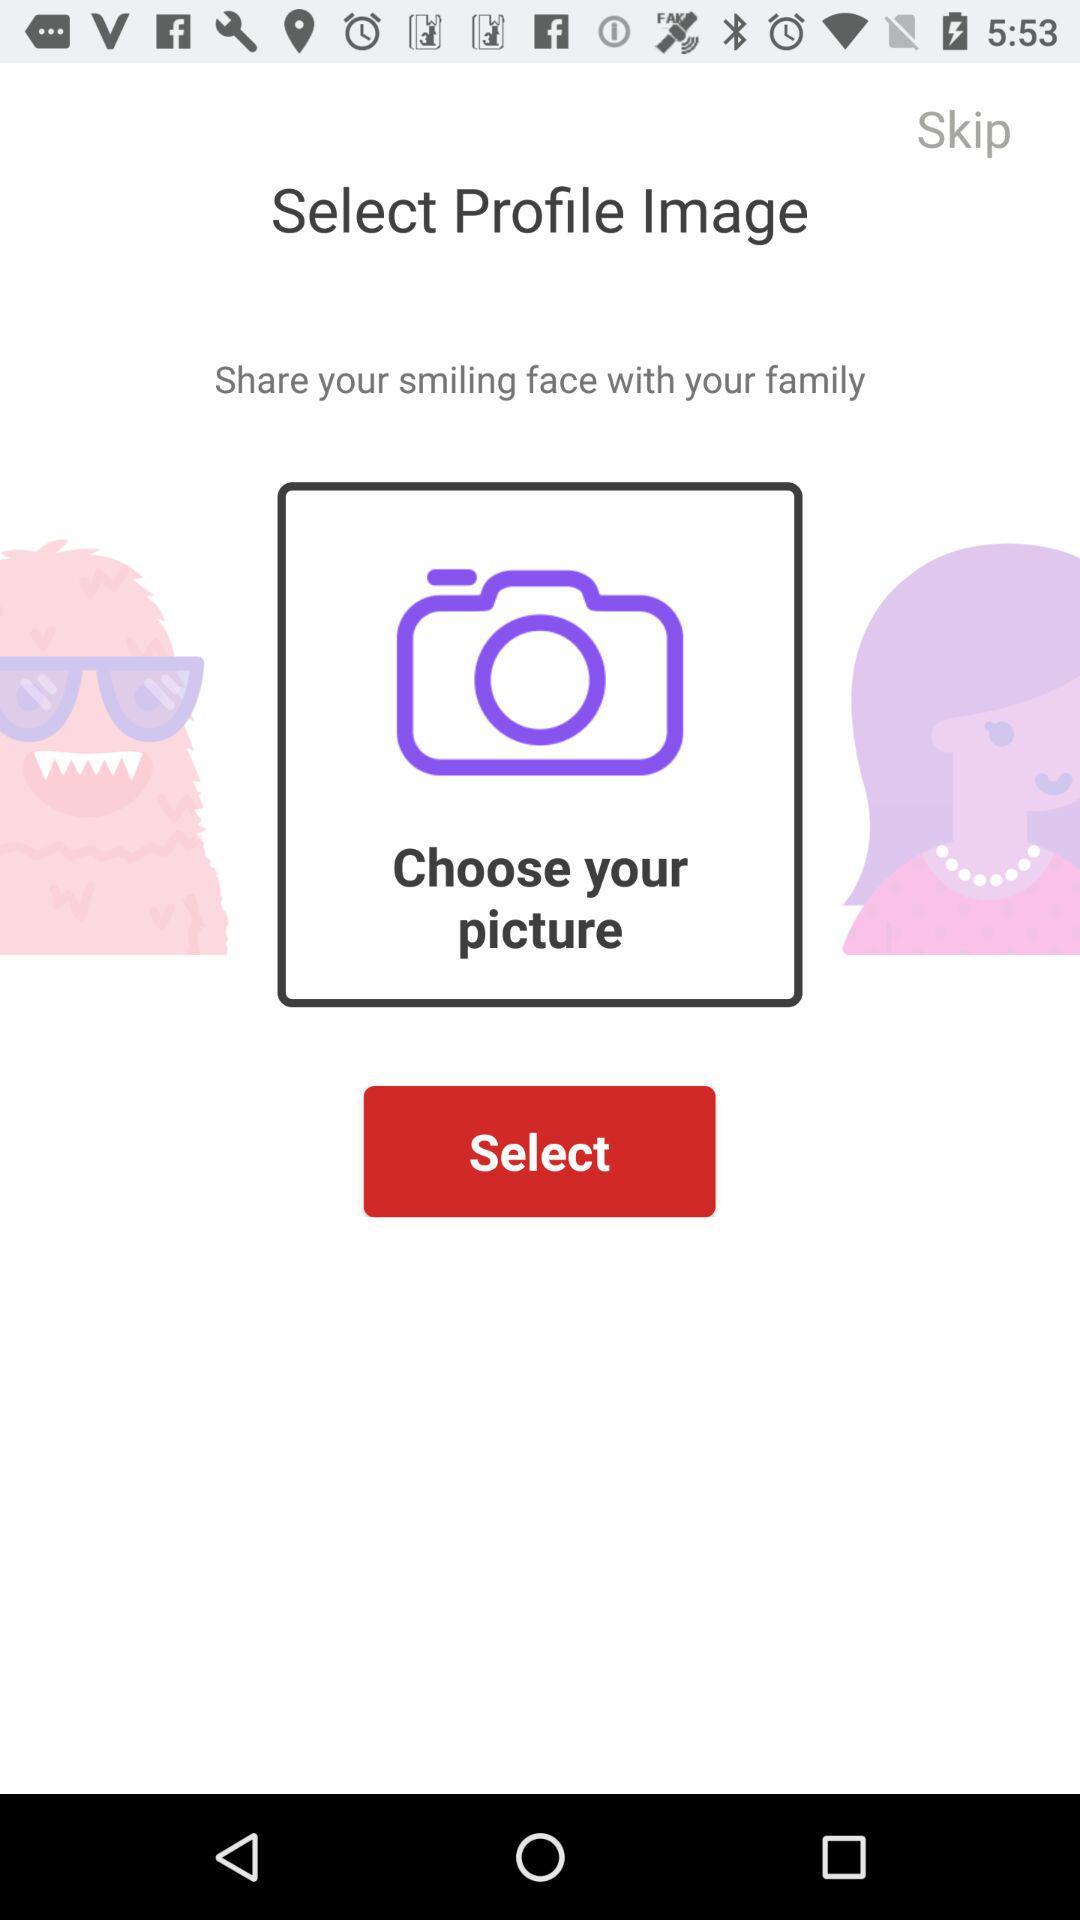  Describe the element at coordinates (963, 127) in the screenshot. I see `the skip icon` at that location.